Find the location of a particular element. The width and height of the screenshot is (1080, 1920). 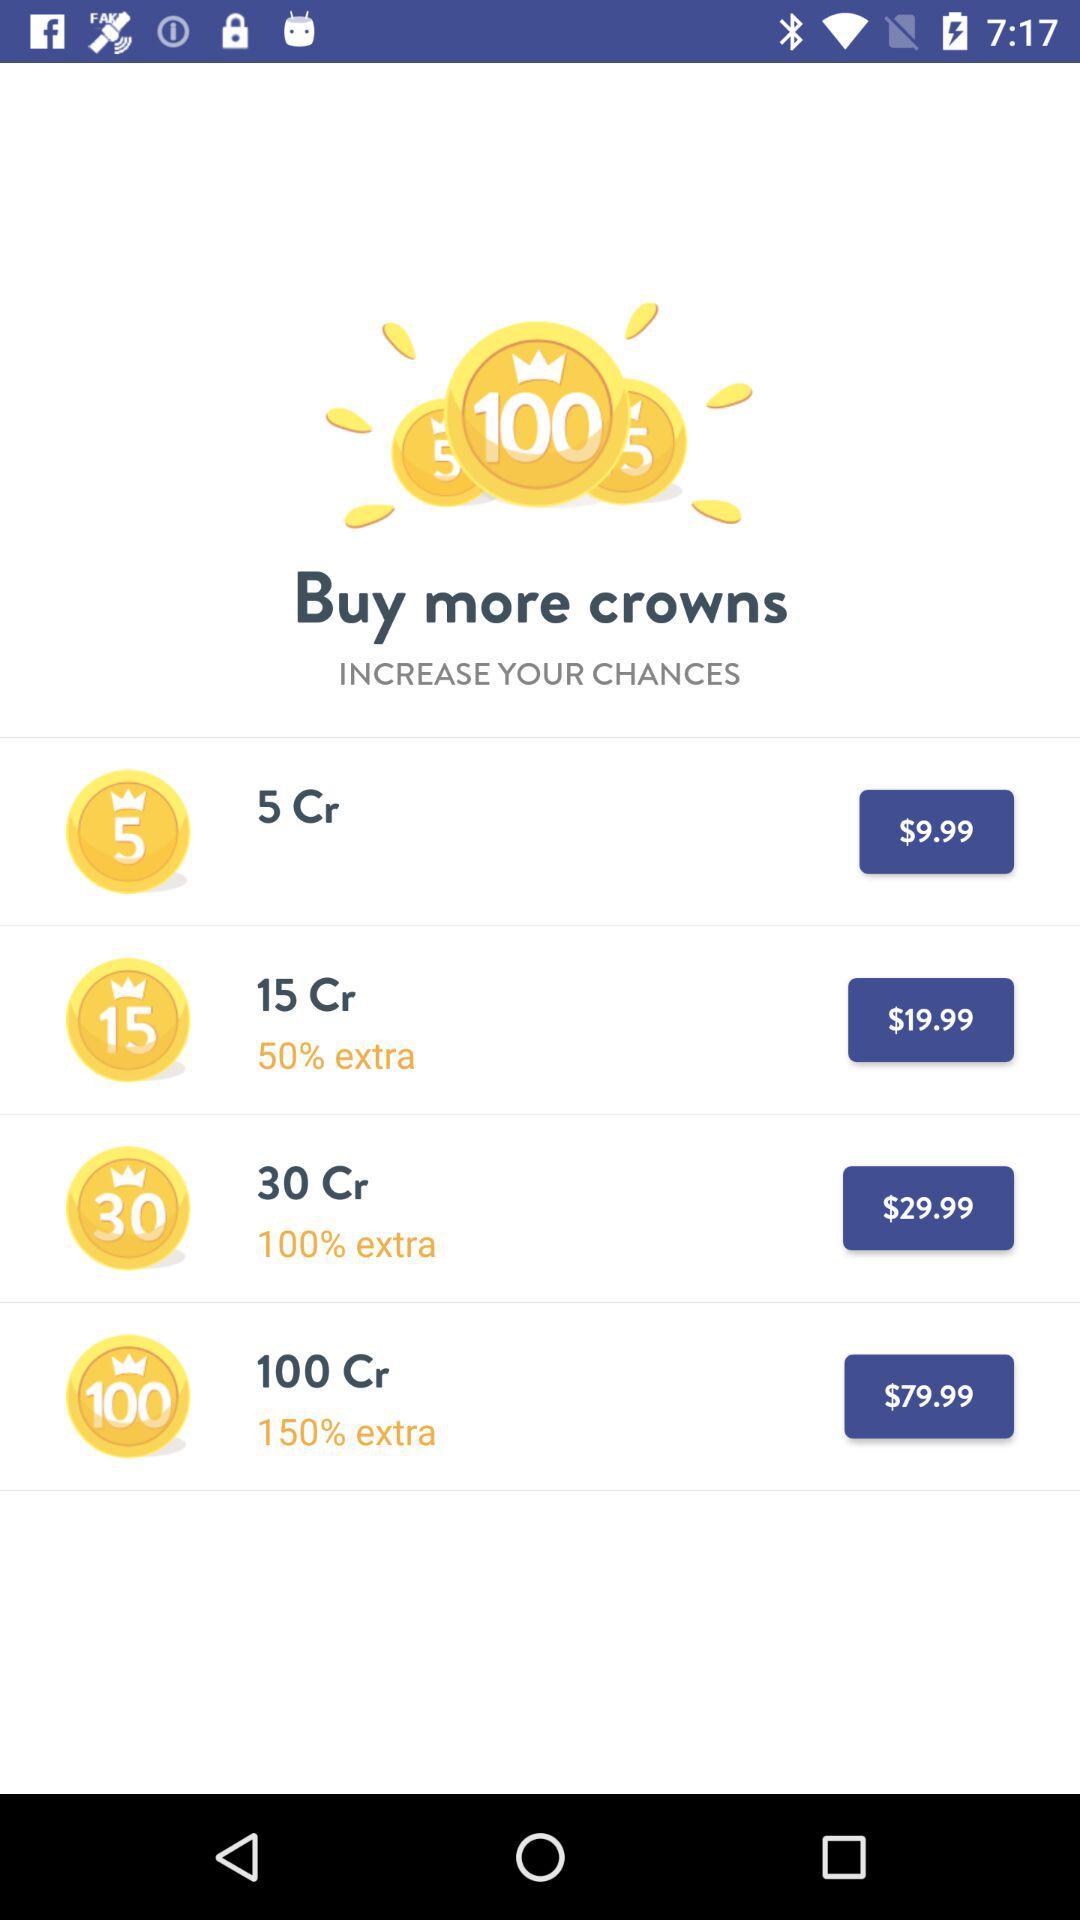

the text 2999 which is right of 30 cr is located at coordinates (928, 1207).